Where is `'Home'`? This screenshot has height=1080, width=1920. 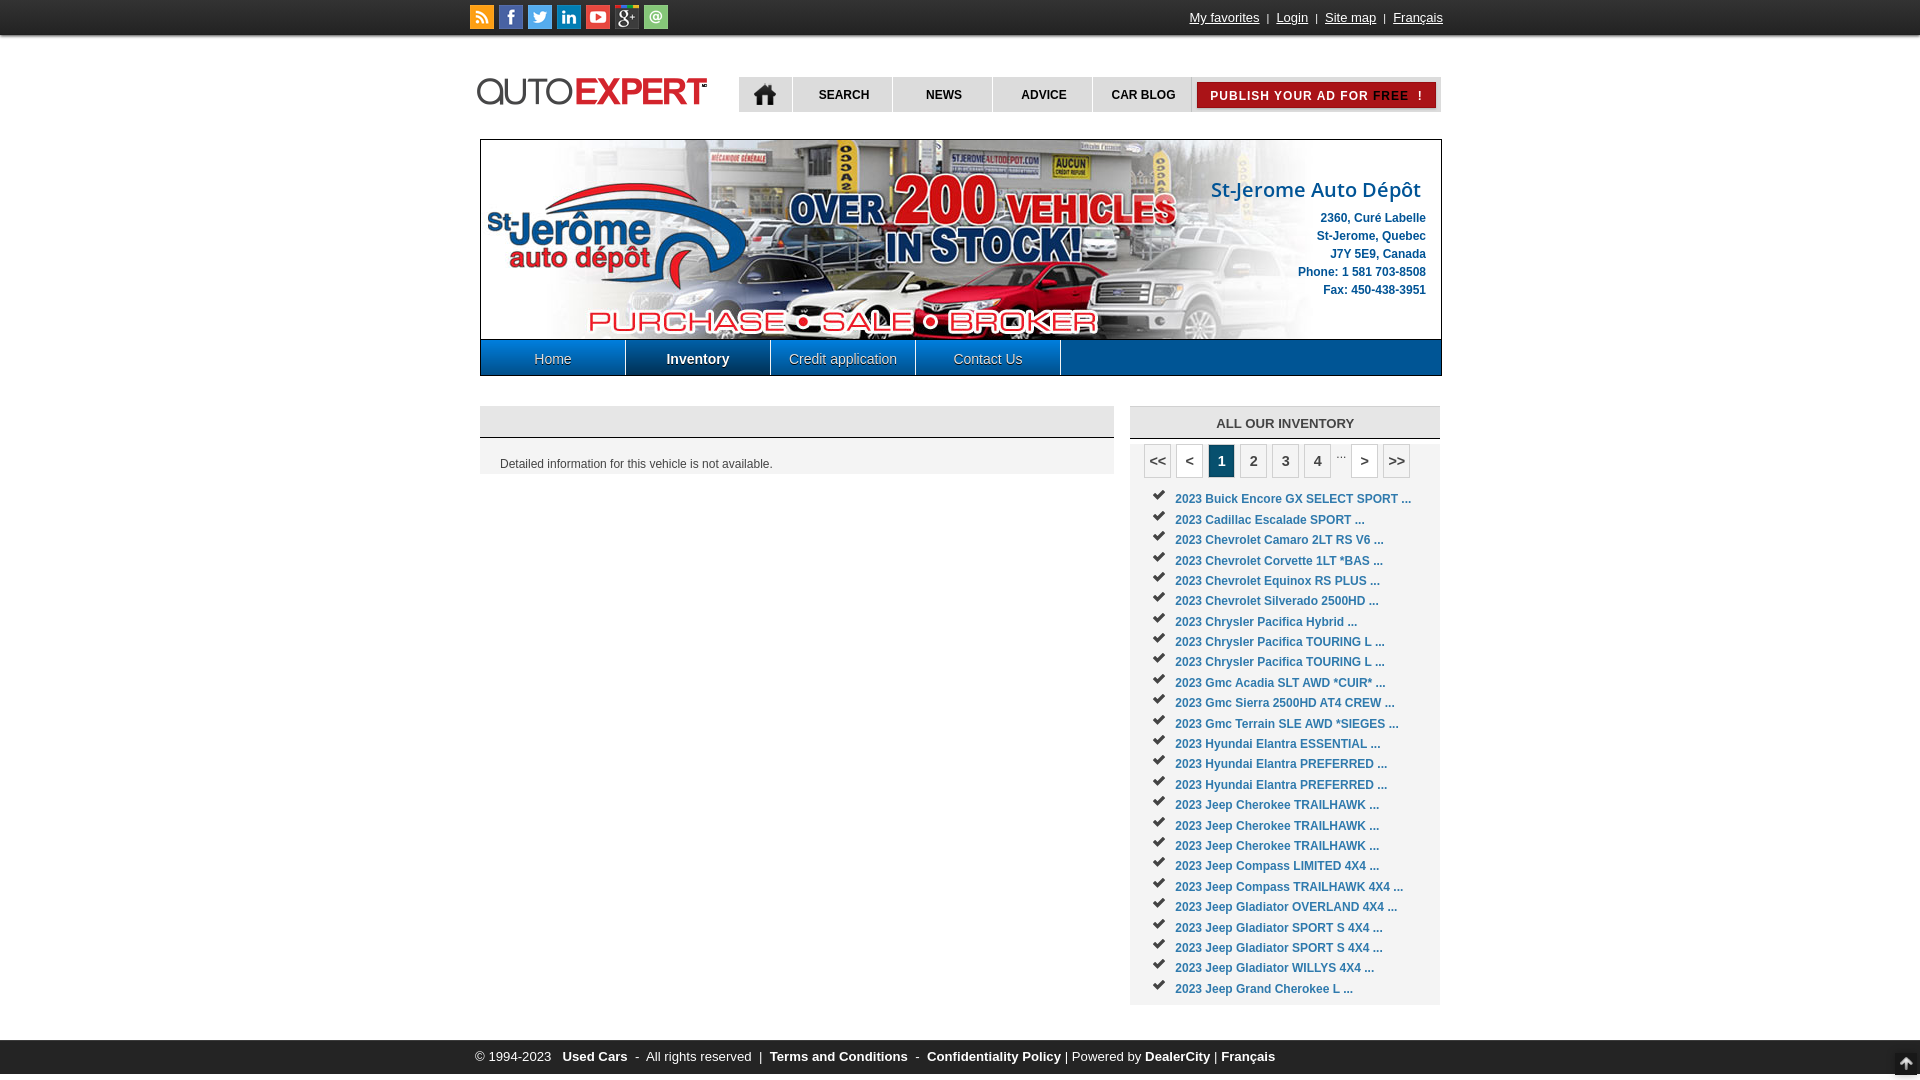
'Home' is located at coordinates (553, 356).